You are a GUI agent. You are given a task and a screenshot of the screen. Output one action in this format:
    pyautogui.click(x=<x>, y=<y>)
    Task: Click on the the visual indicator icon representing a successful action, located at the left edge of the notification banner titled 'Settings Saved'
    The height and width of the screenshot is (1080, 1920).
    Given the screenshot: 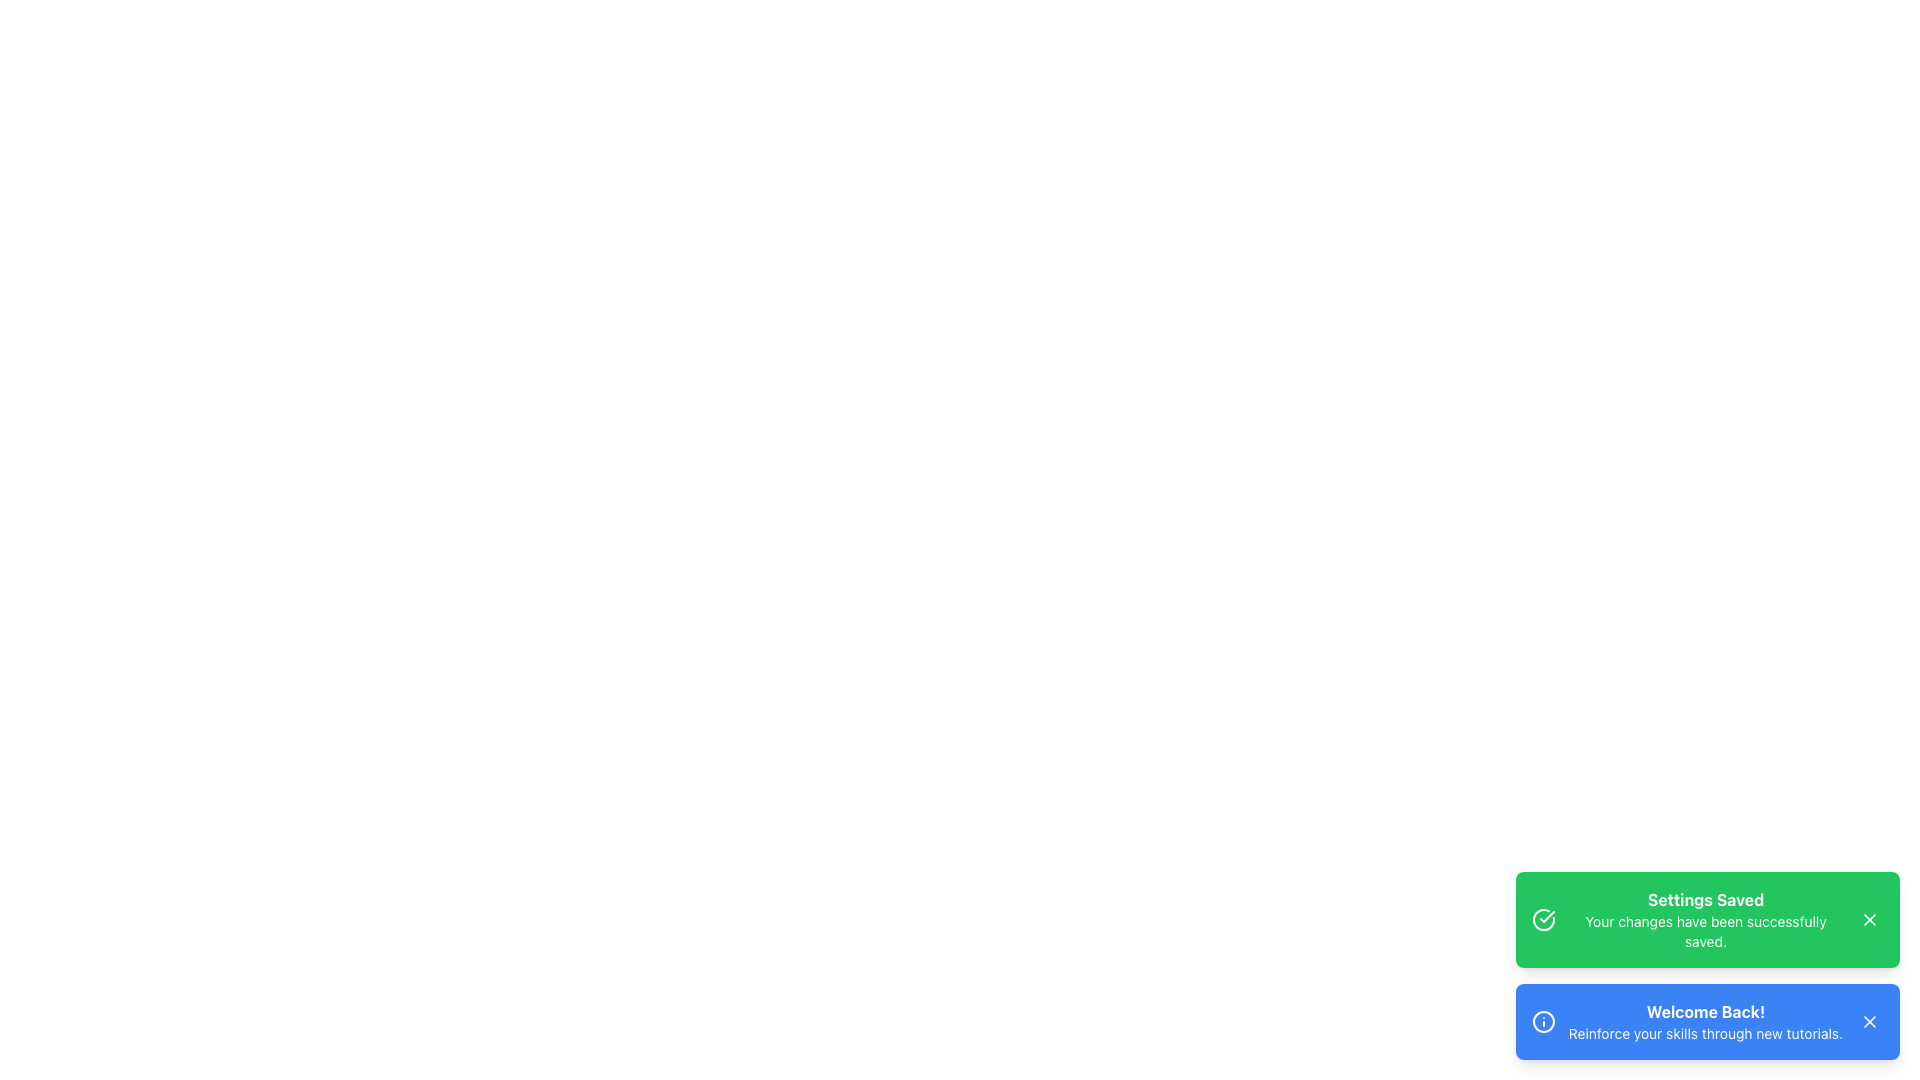 What is the action you would take?
    pyautogui.click(x=1543, y=920)
    